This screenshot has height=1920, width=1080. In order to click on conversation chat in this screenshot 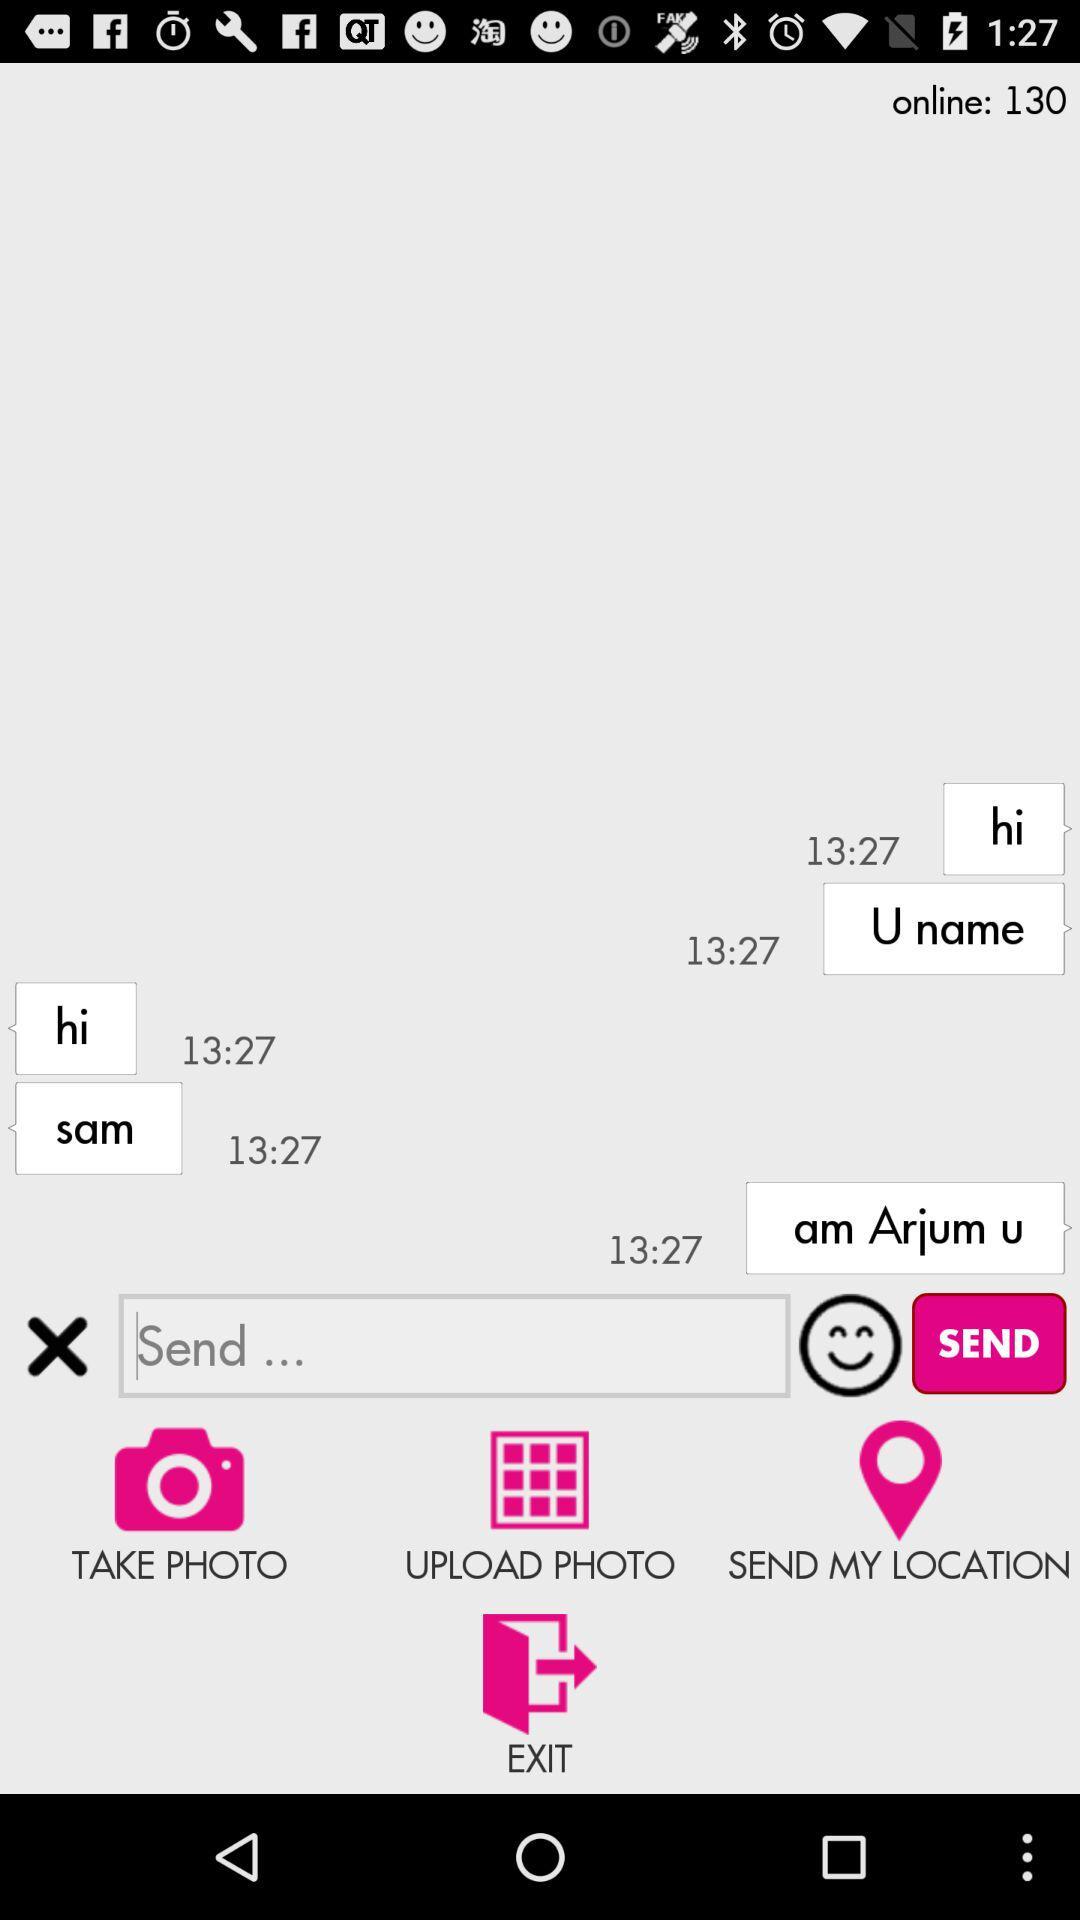, I will do `click(56, 1346)`.